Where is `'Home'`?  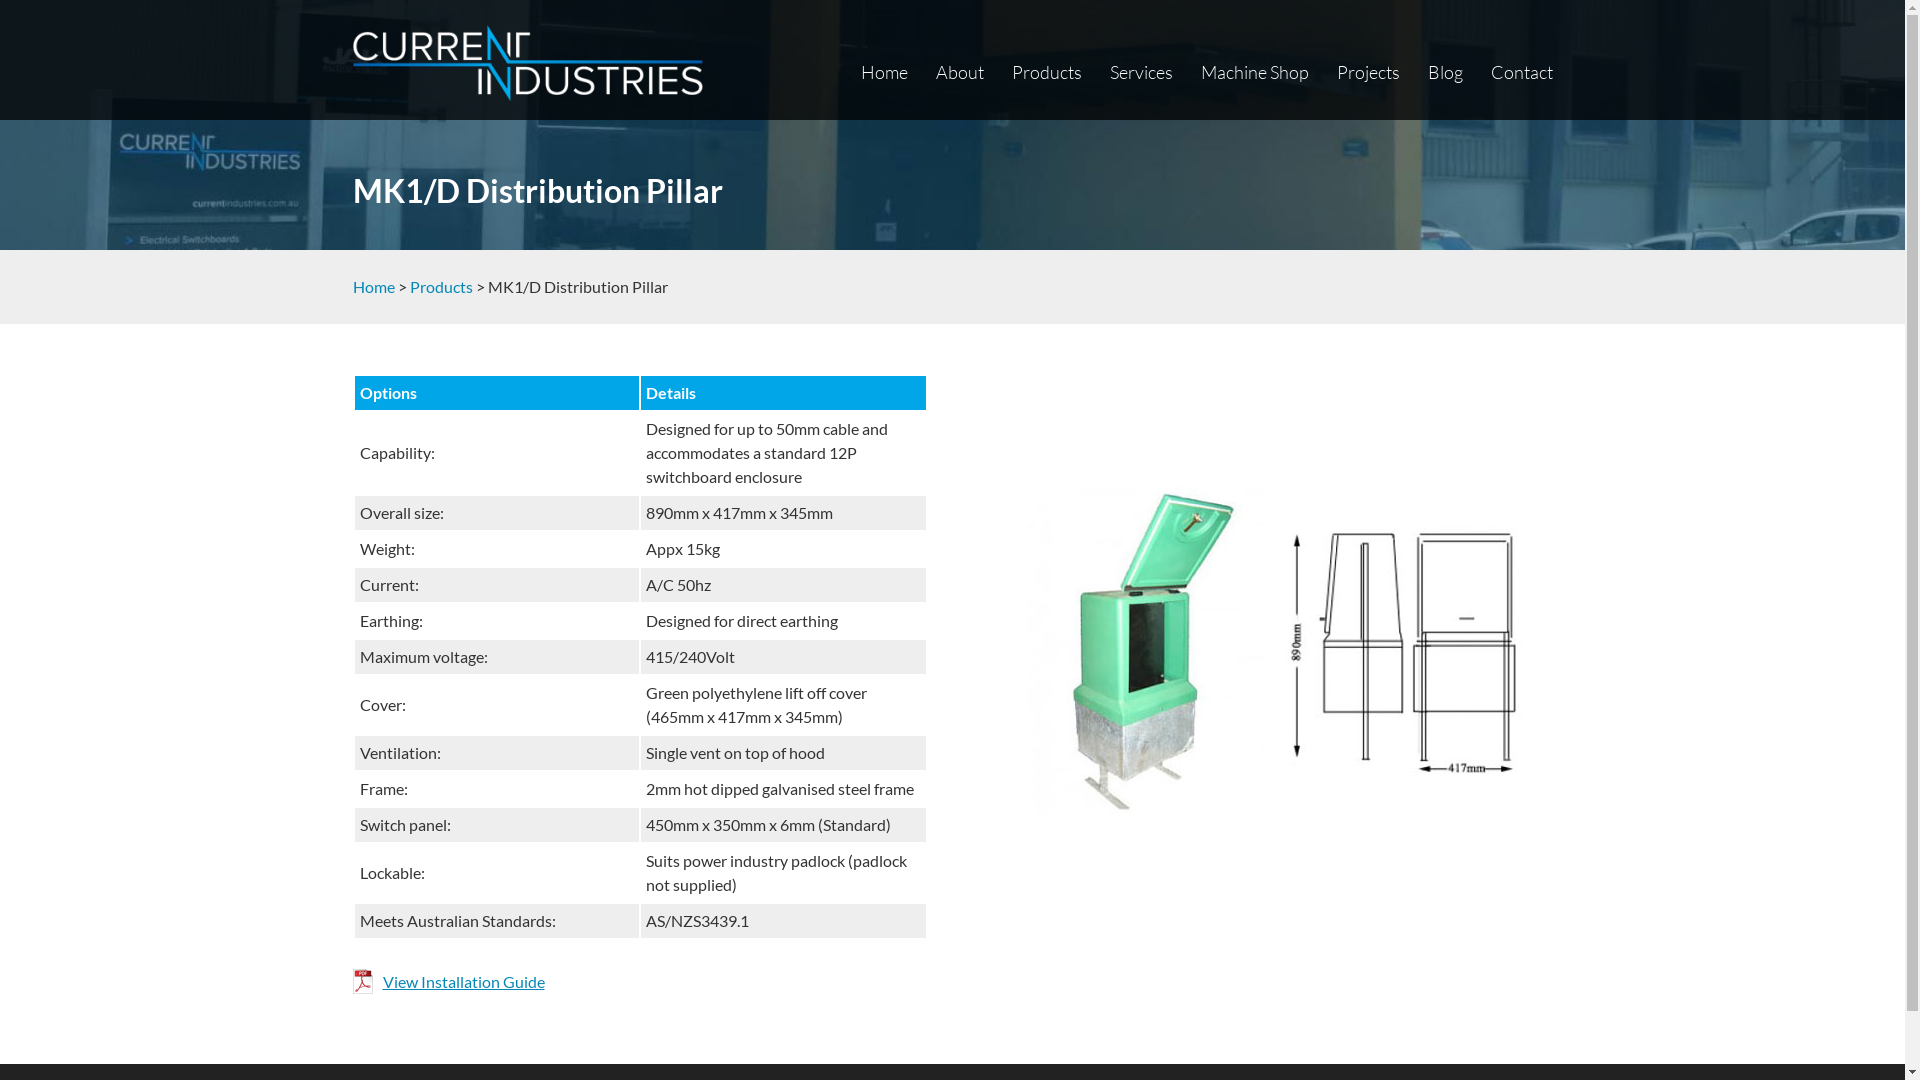 'Home' is located at coordinates (882, 71).